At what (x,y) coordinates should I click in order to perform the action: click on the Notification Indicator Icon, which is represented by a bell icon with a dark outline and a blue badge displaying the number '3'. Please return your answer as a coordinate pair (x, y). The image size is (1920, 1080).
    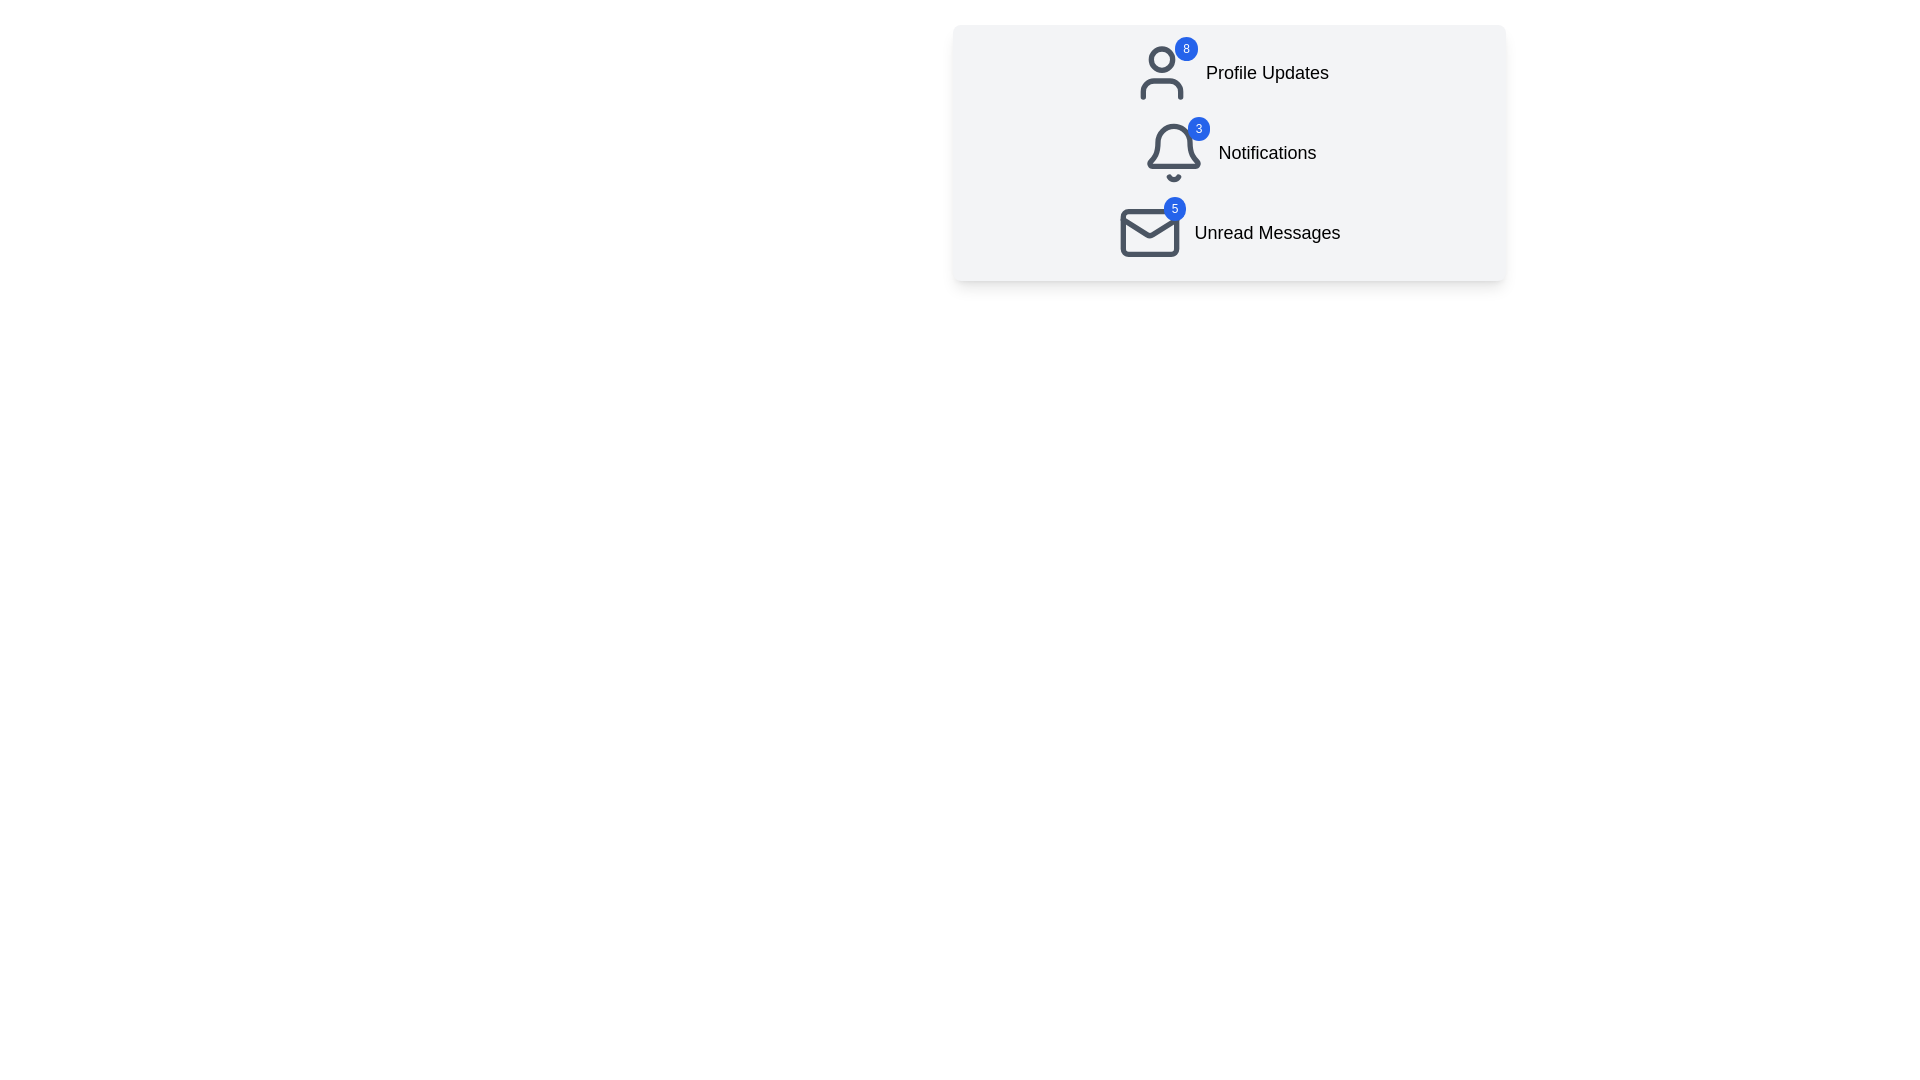
    Looking at the image, I should click on (1174, 152).